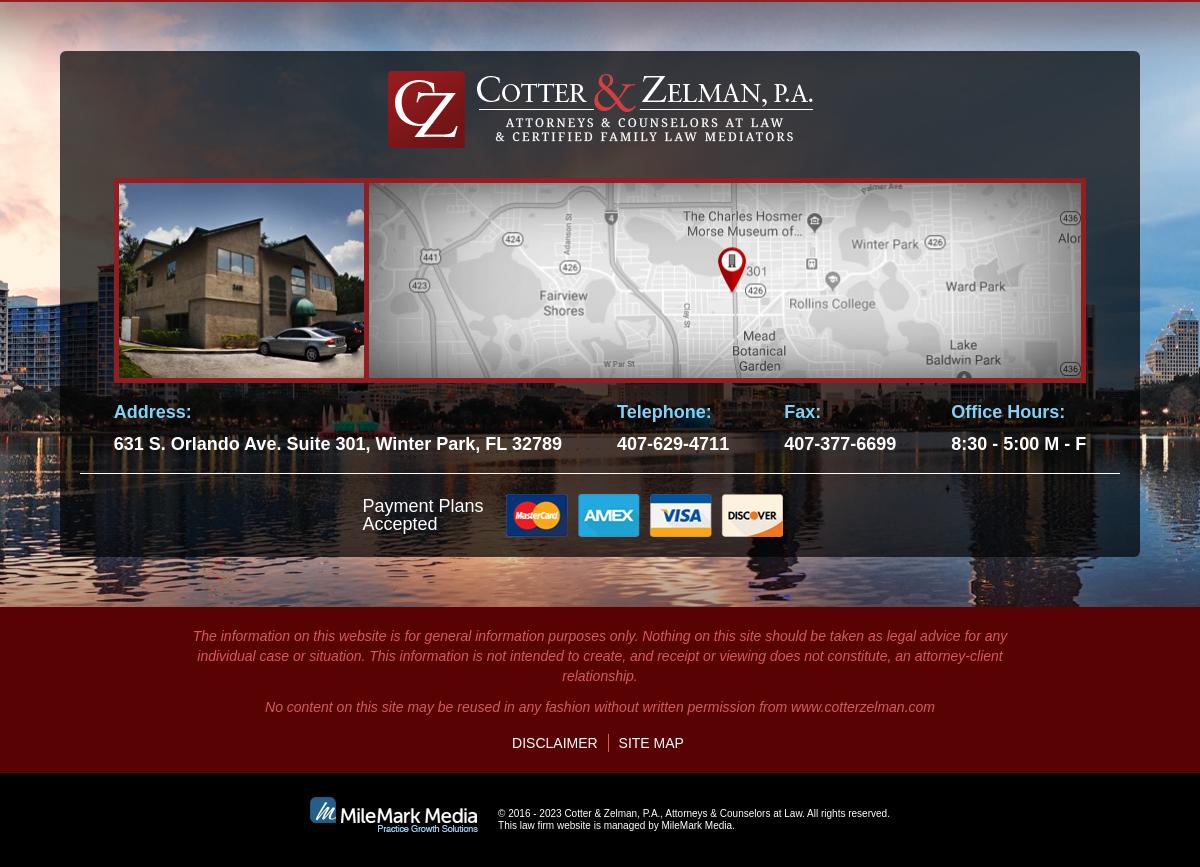  I want to click on 'Disclaimer', so click(511, 740).